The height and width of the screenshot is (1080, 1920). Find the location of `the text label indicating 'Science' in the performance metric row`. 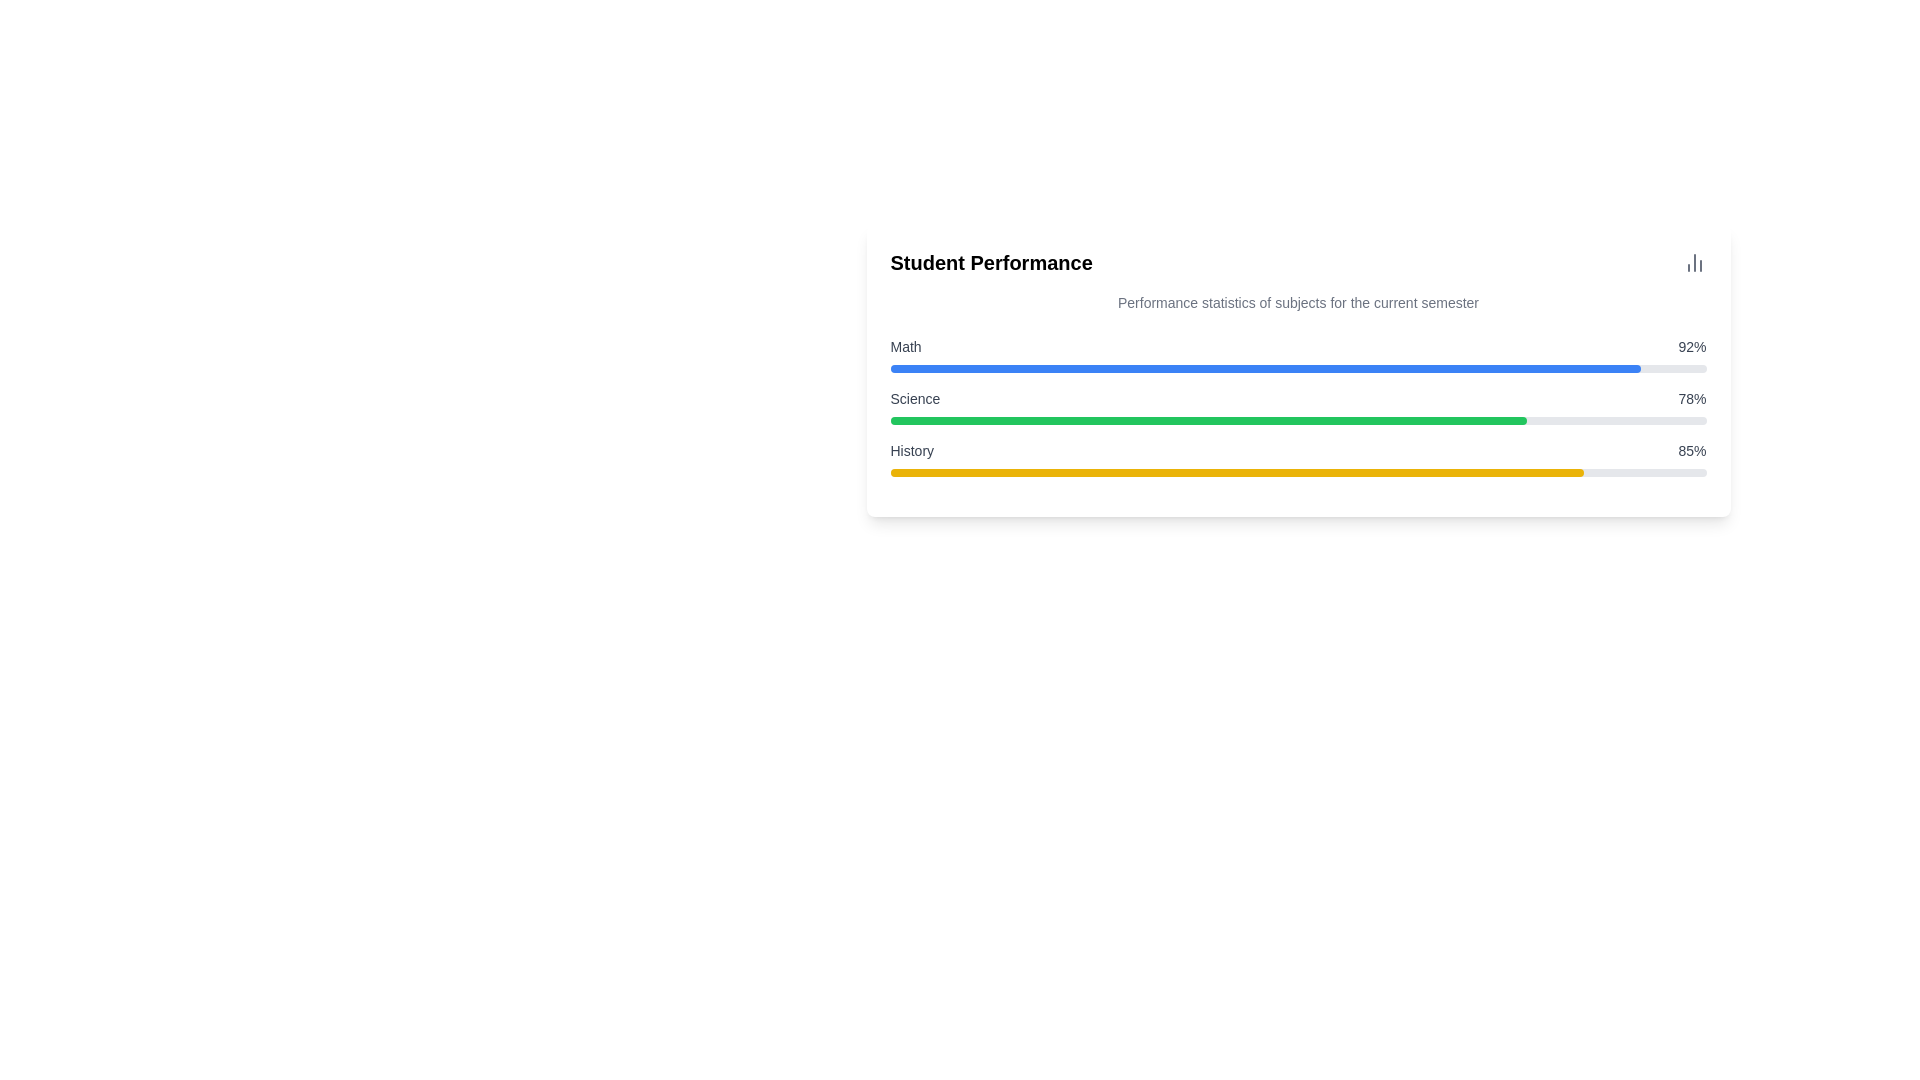

the text label indicating 'Science' in the performance metric row is located at coordinates (914, 398).